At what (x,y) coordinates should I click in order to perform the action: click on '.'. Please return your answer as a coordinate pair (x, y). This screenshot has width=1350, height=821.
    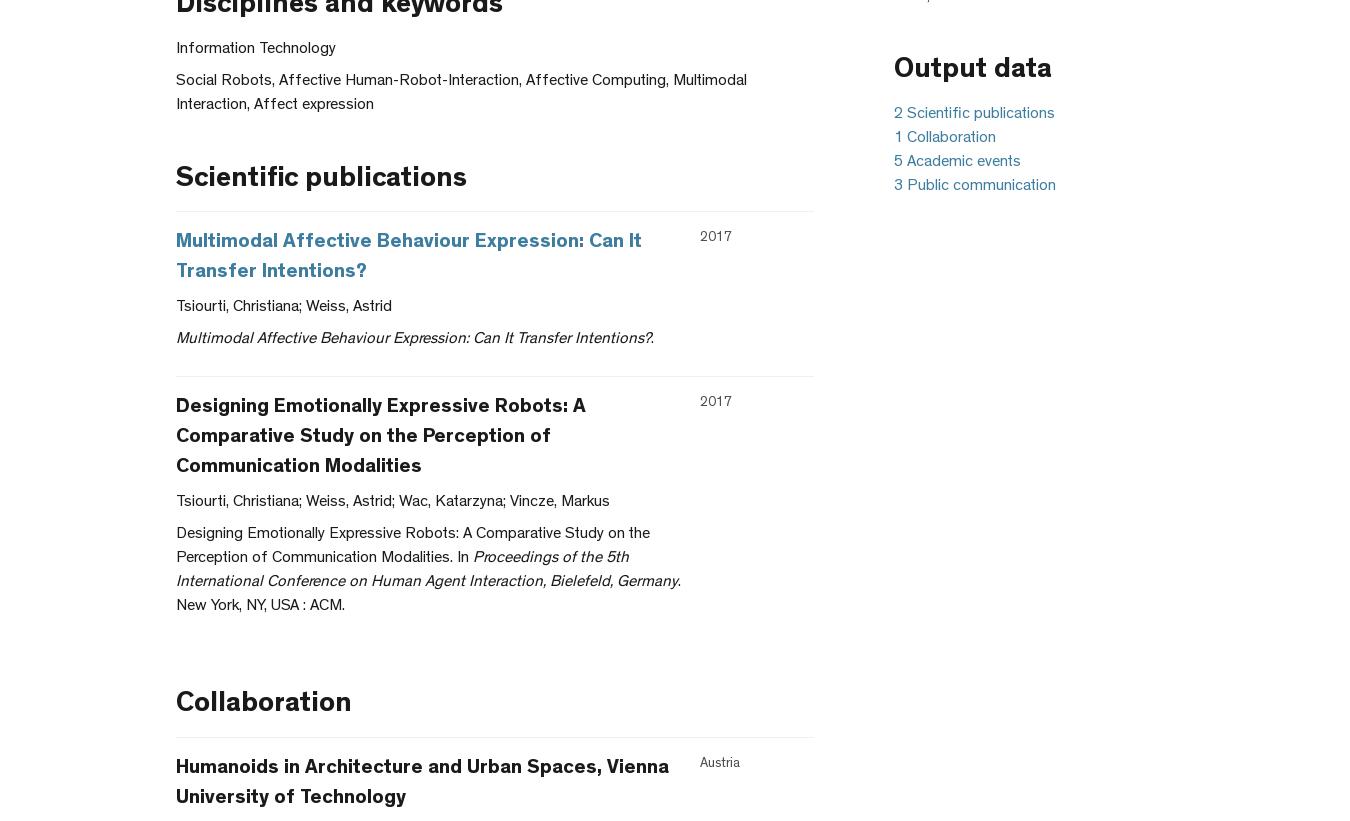
    Looking at the image, I should click on (650, 339).